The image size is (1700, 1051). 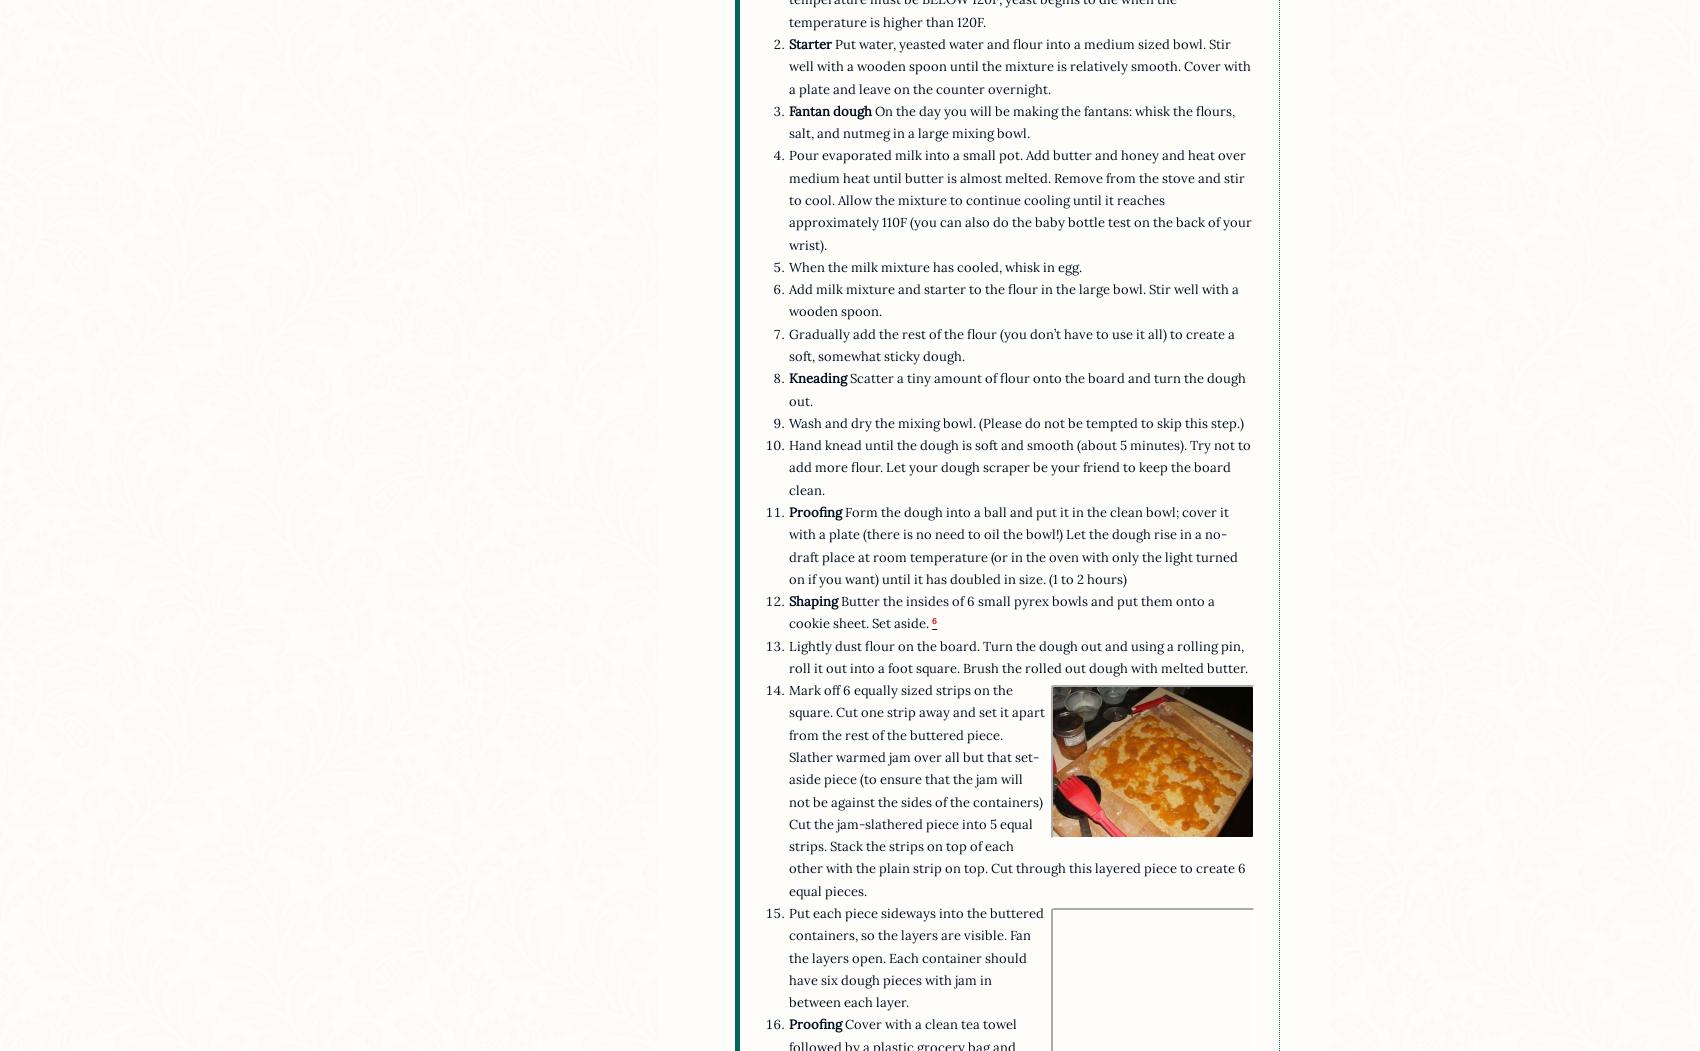 I want to click on 'On the day you will be making the fantans: whisk the flours, salt, and nutmeg in a large mixing bowl.', so click(x=1011, y=121).